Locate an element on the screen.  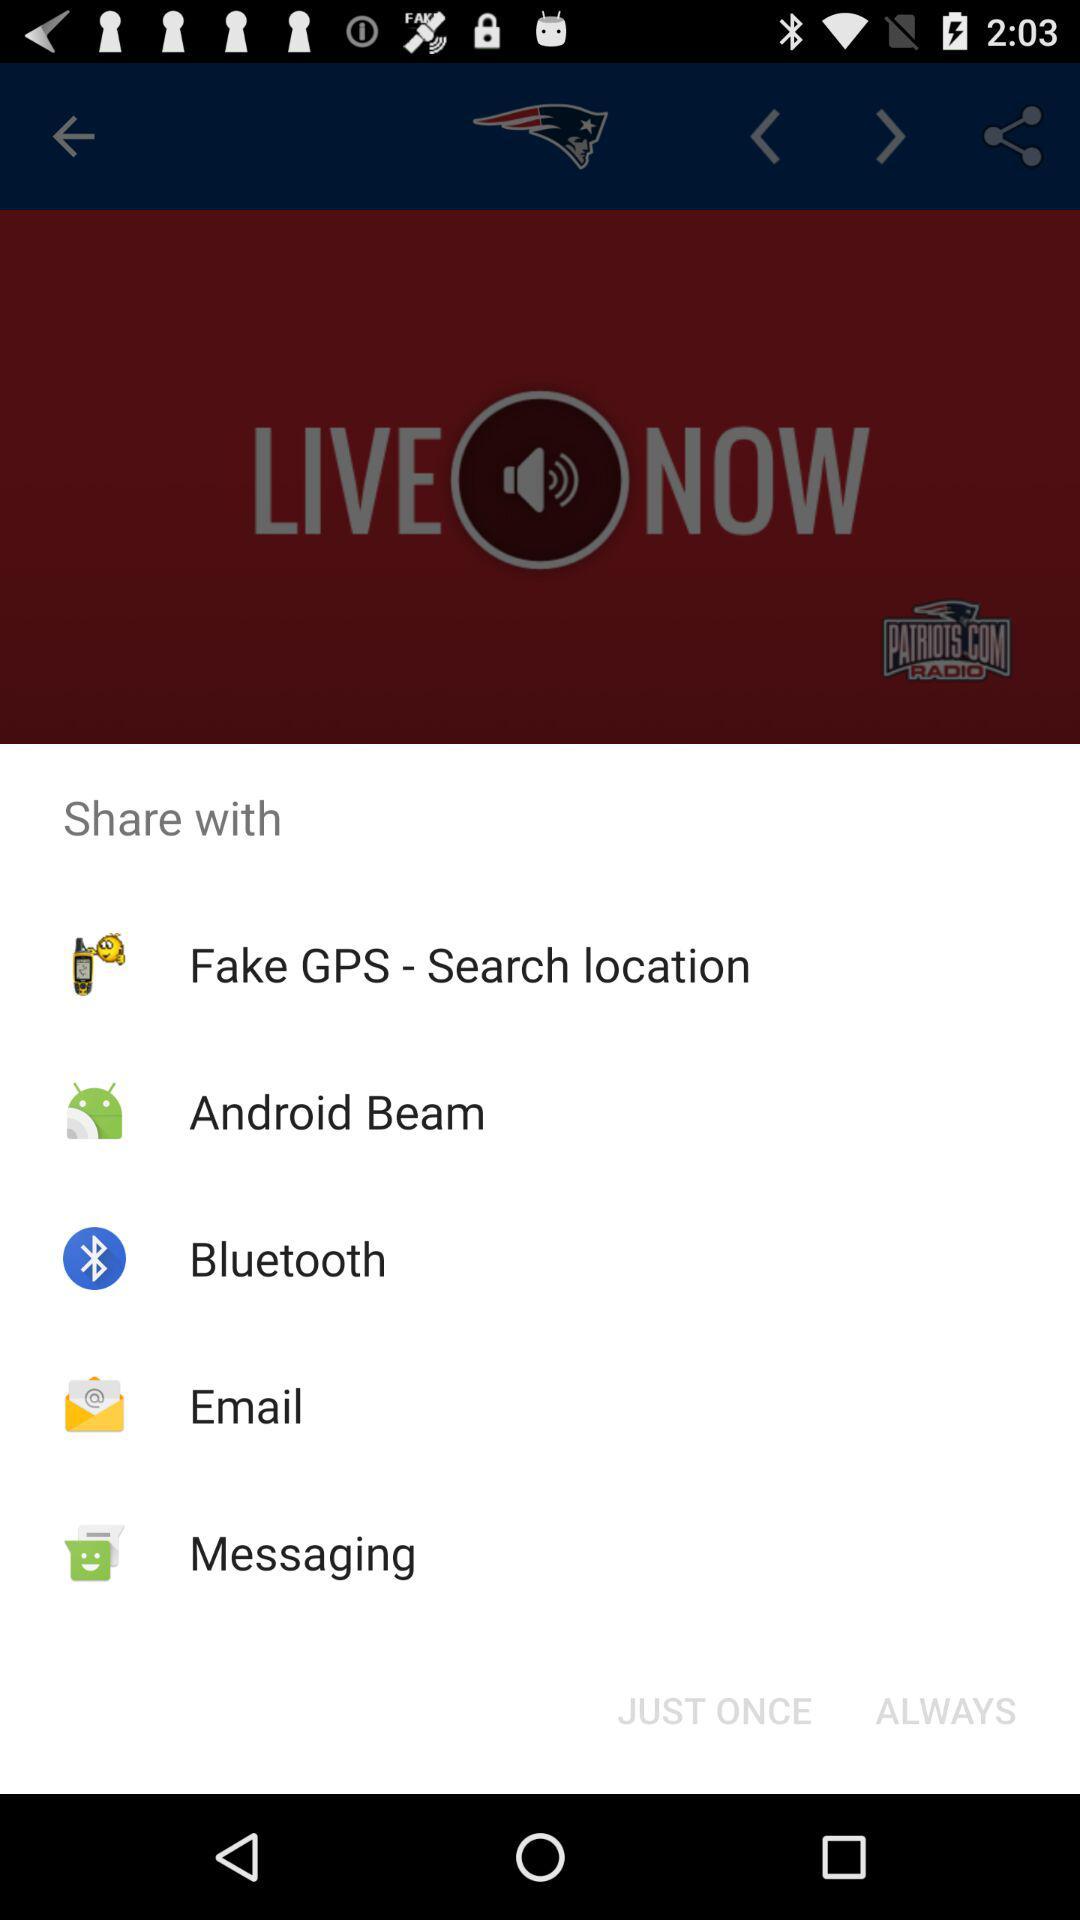
just once icon is located at coordinates (713, 1708).